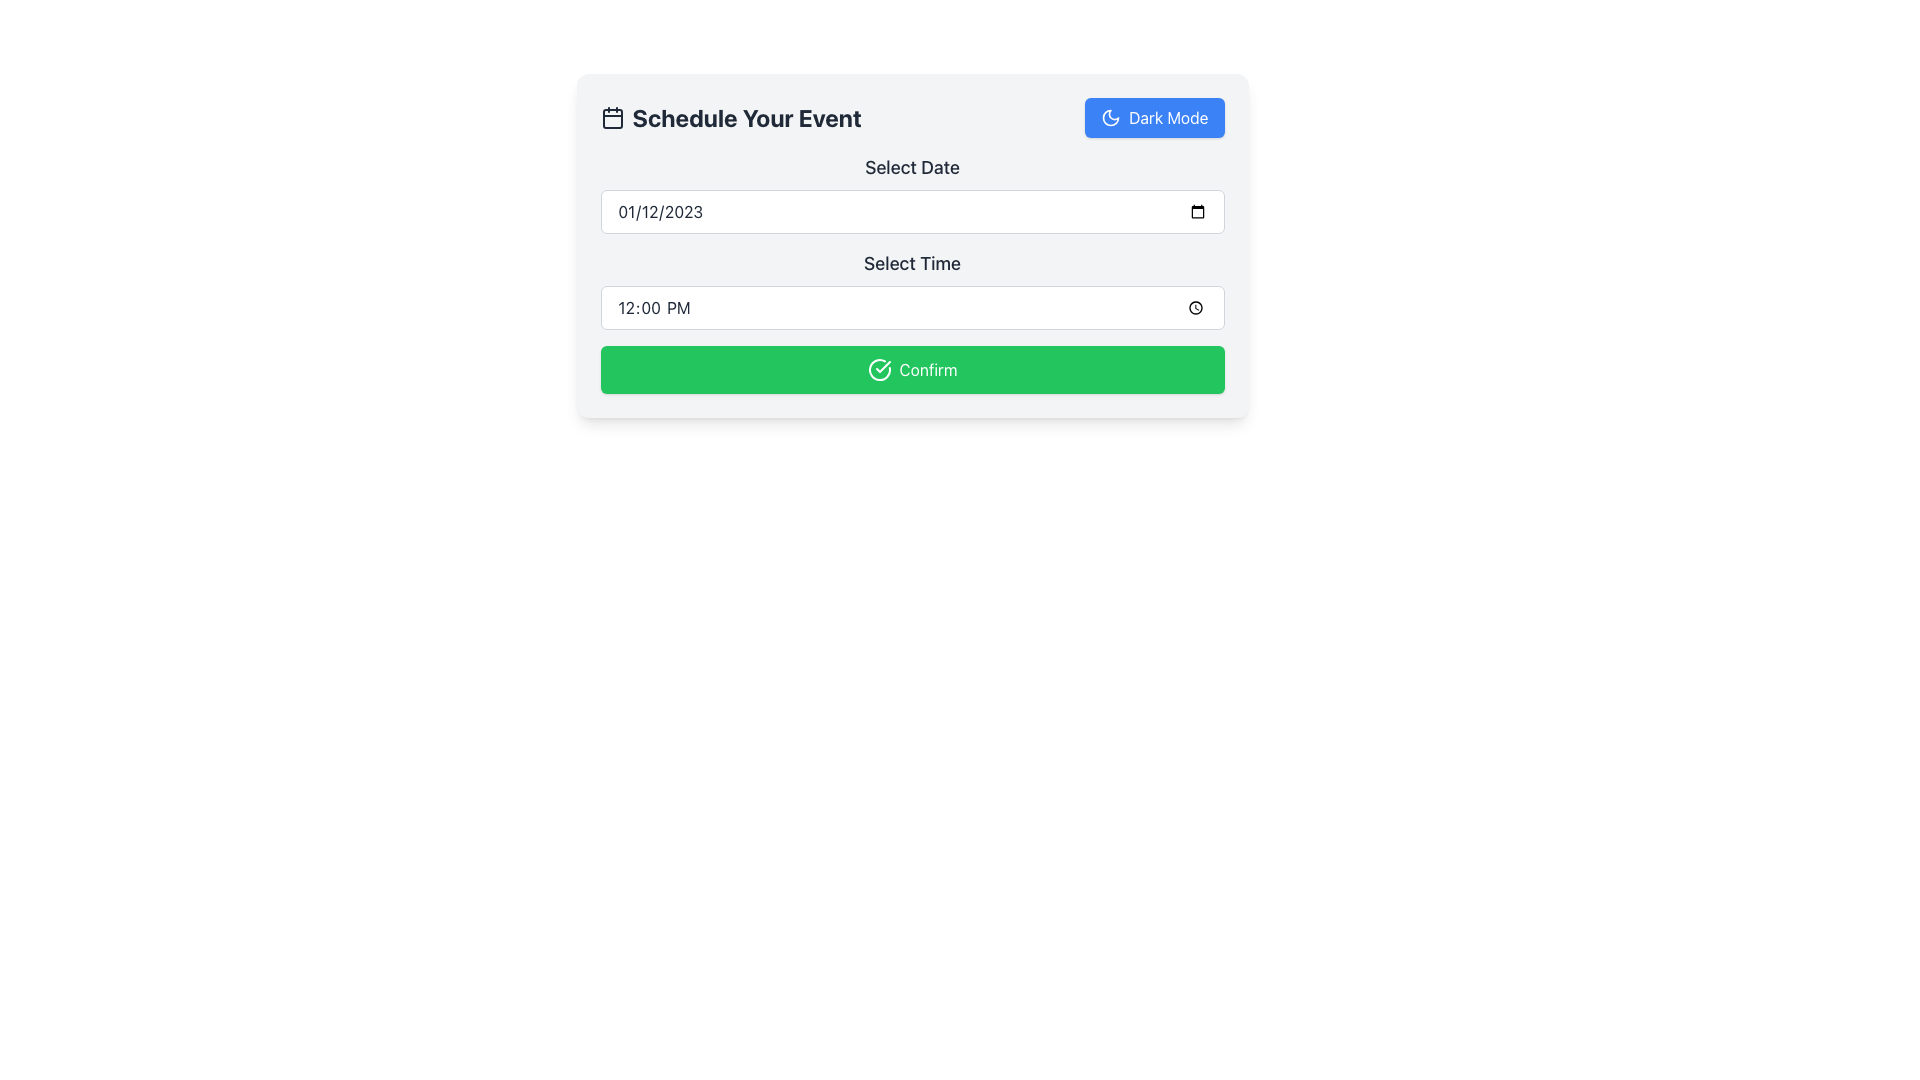 This screenshot has height=1080, width=1920. Describe the element at coordinates (911, 193) in the screenshot. I see `the Date Selection Input Field located below the title 'Schedule Your Event'` at that location.